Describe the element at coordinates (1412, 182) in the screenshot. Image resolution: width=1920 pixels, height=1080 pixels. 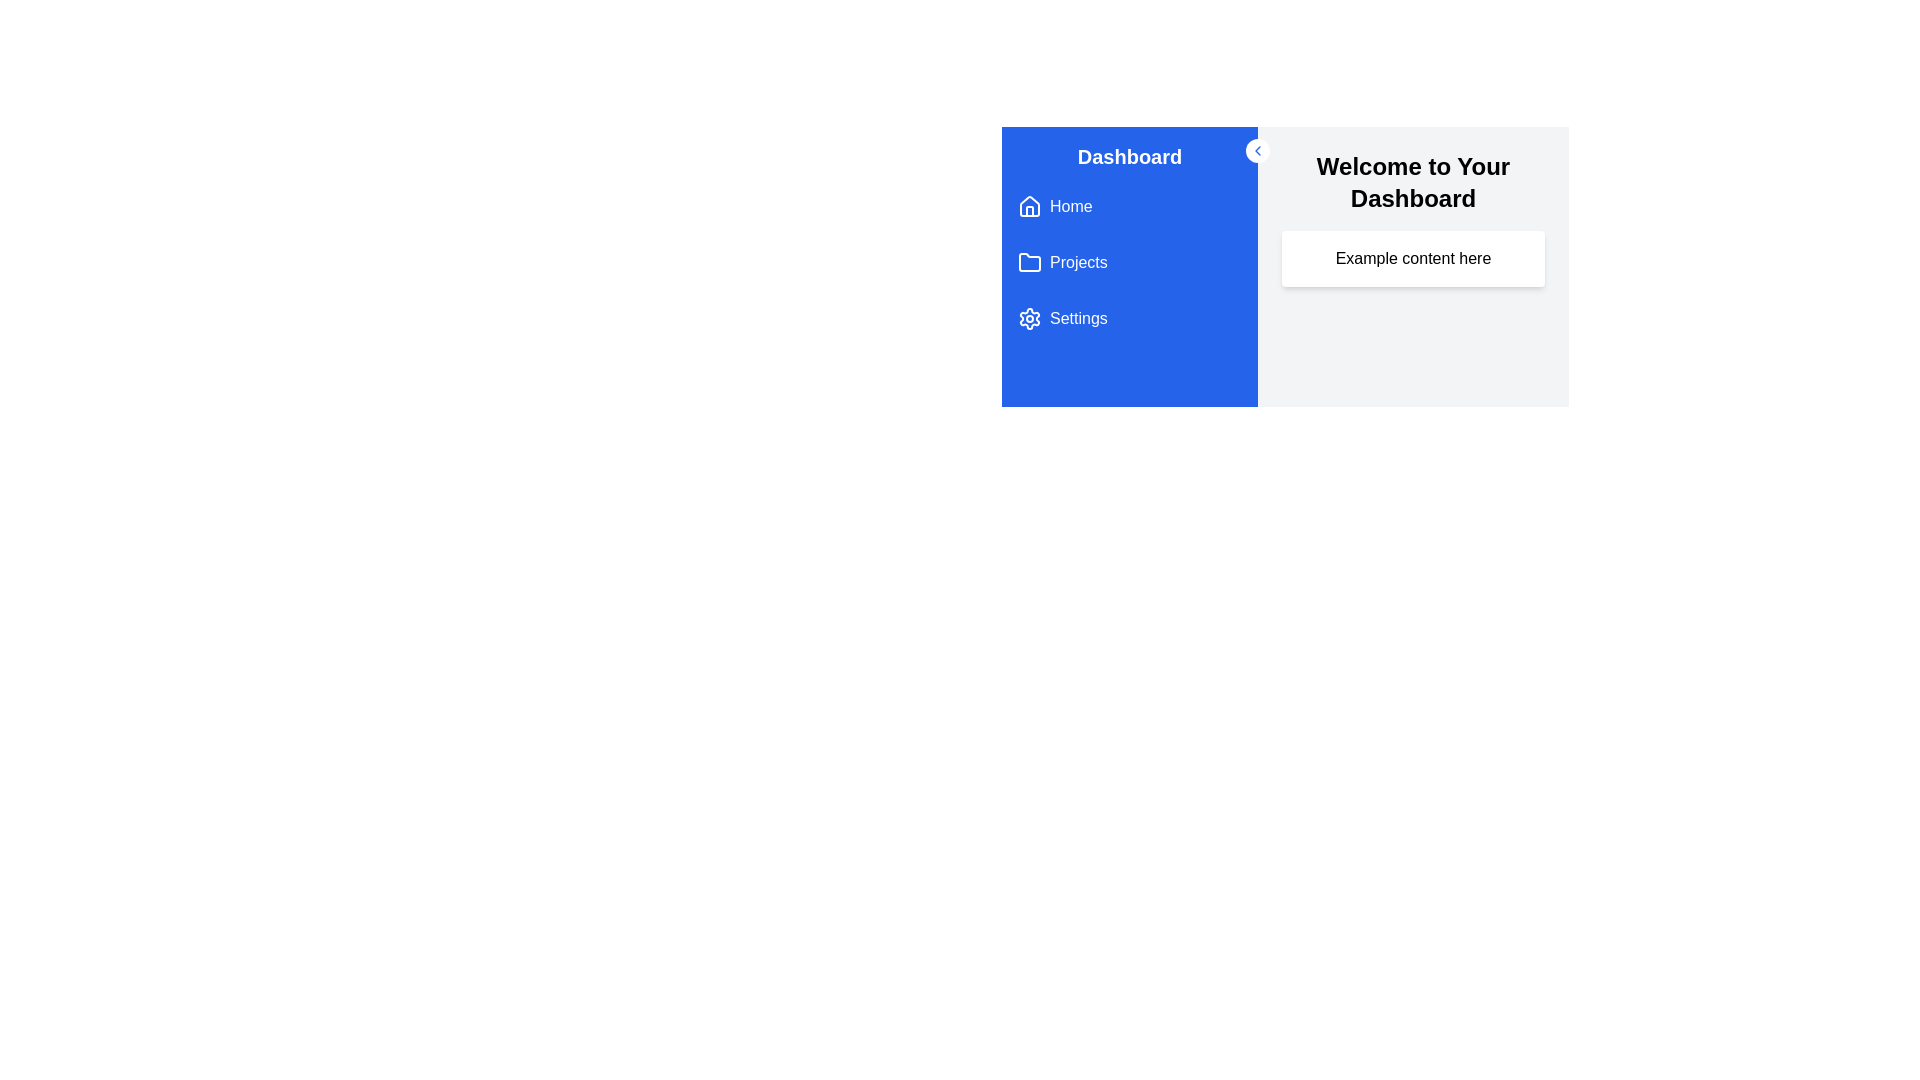
I see `the main title or heading of the dashboard interface` at that location.